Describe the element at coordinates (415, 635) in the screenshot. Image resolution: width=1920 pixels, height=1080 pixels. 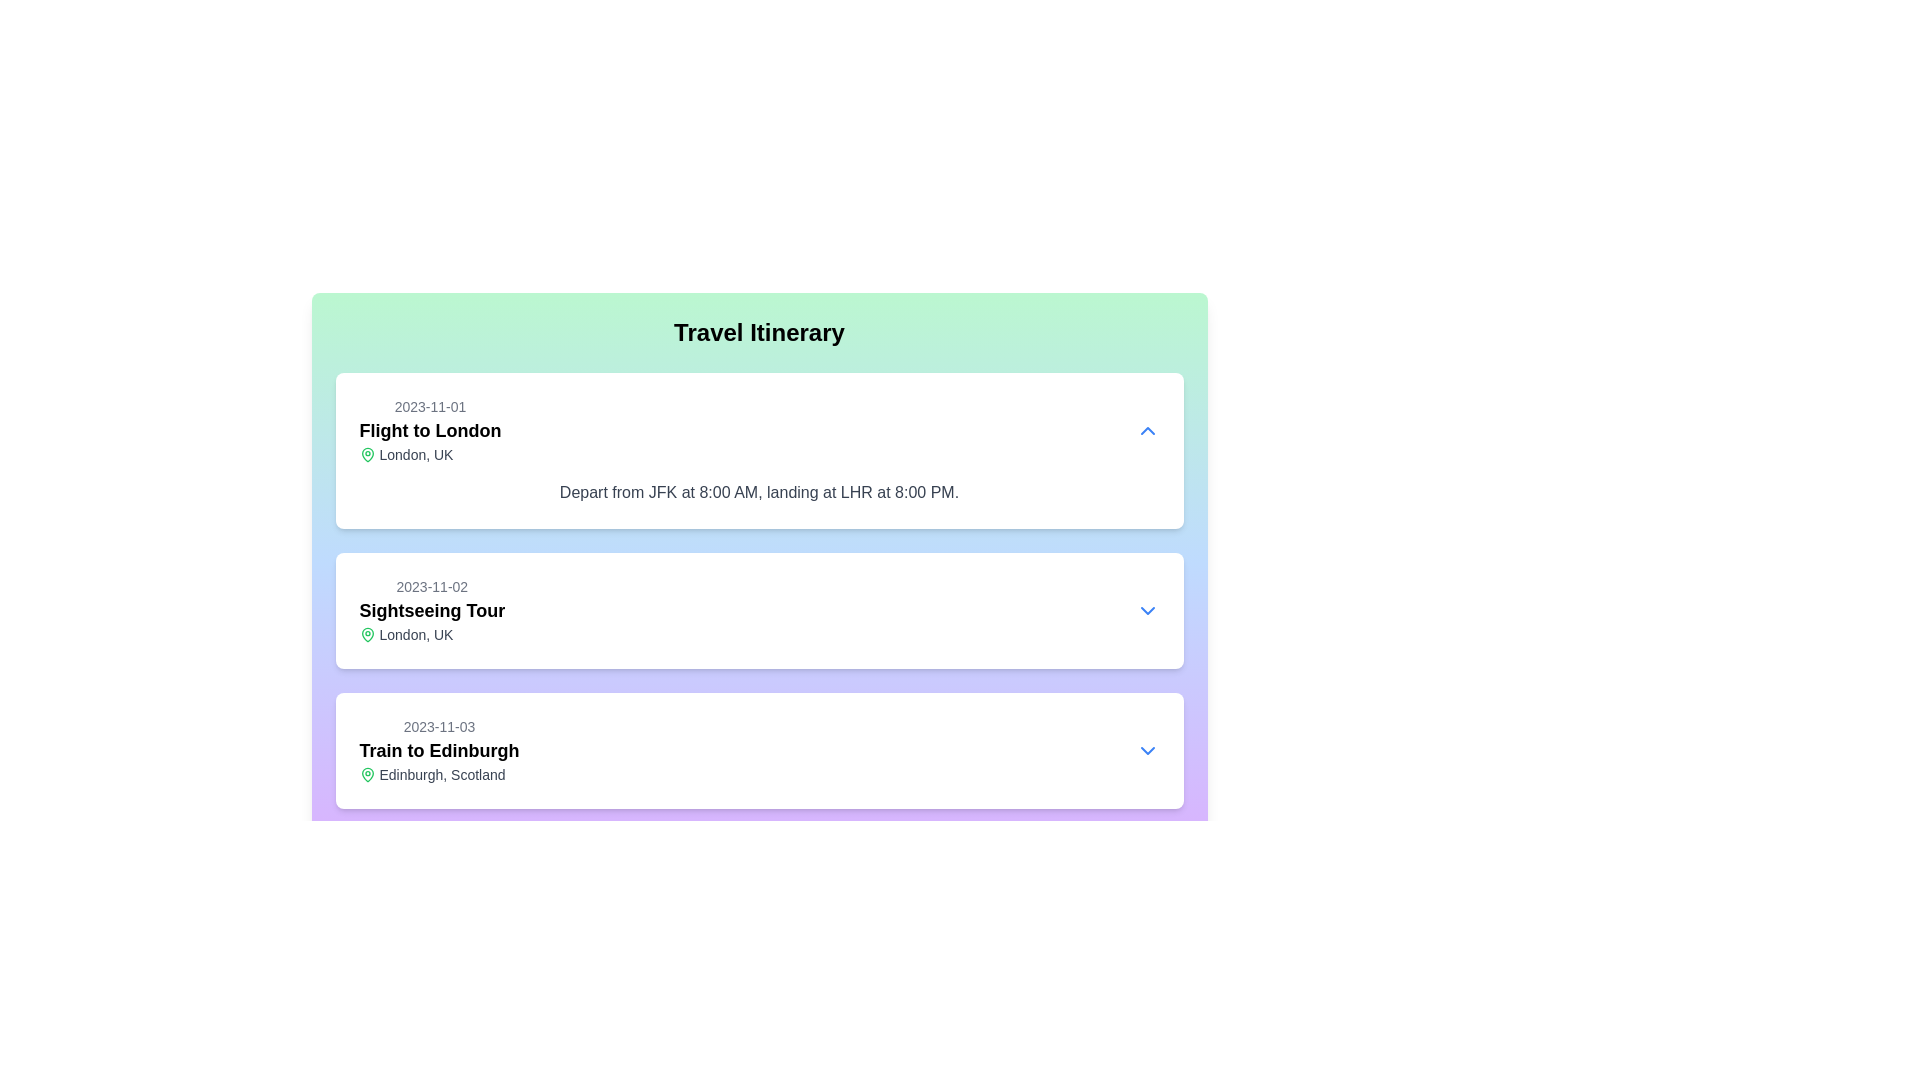
I see `the informational Text label that provides location information for the second itinerary entry beneath the 'Sightseeing Tour' heading` at that location.